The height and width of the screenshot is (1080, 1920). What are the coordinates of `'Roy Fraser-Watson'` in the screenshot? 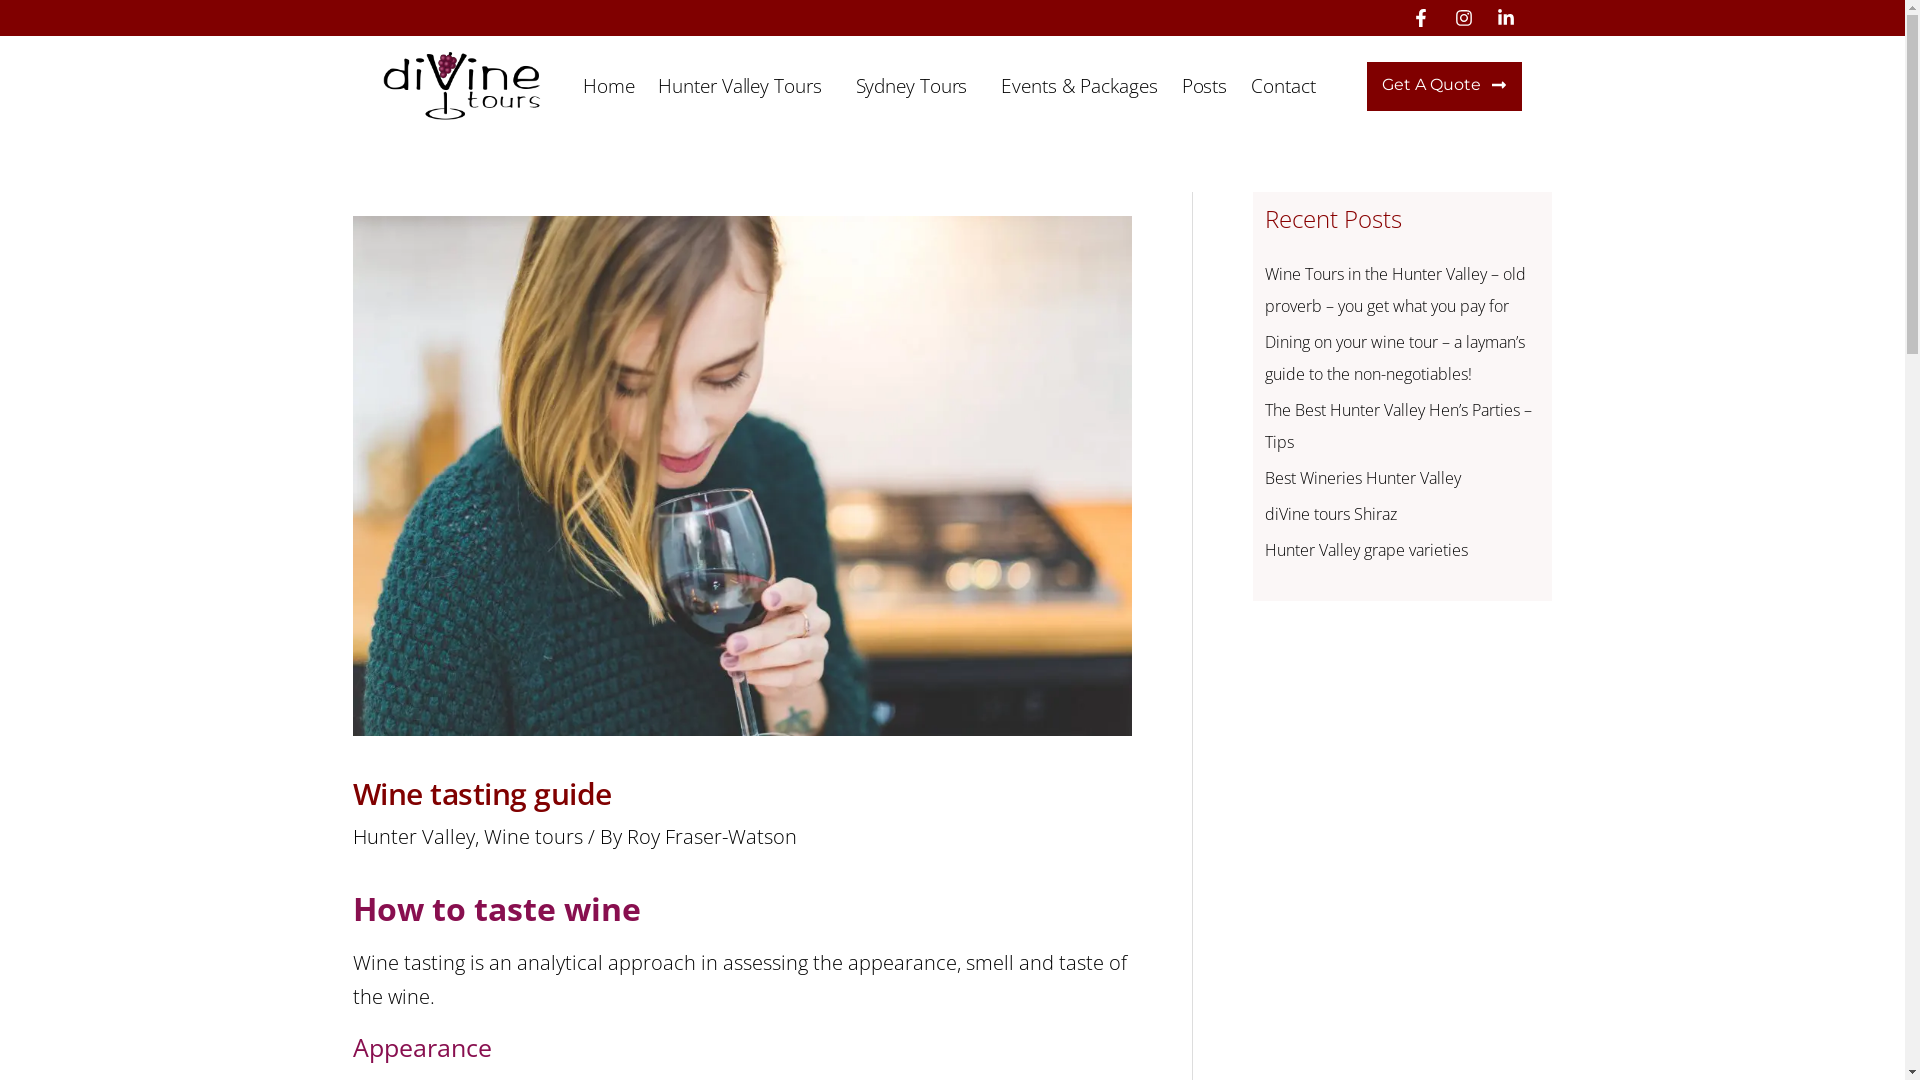 It's located at (710, 836).